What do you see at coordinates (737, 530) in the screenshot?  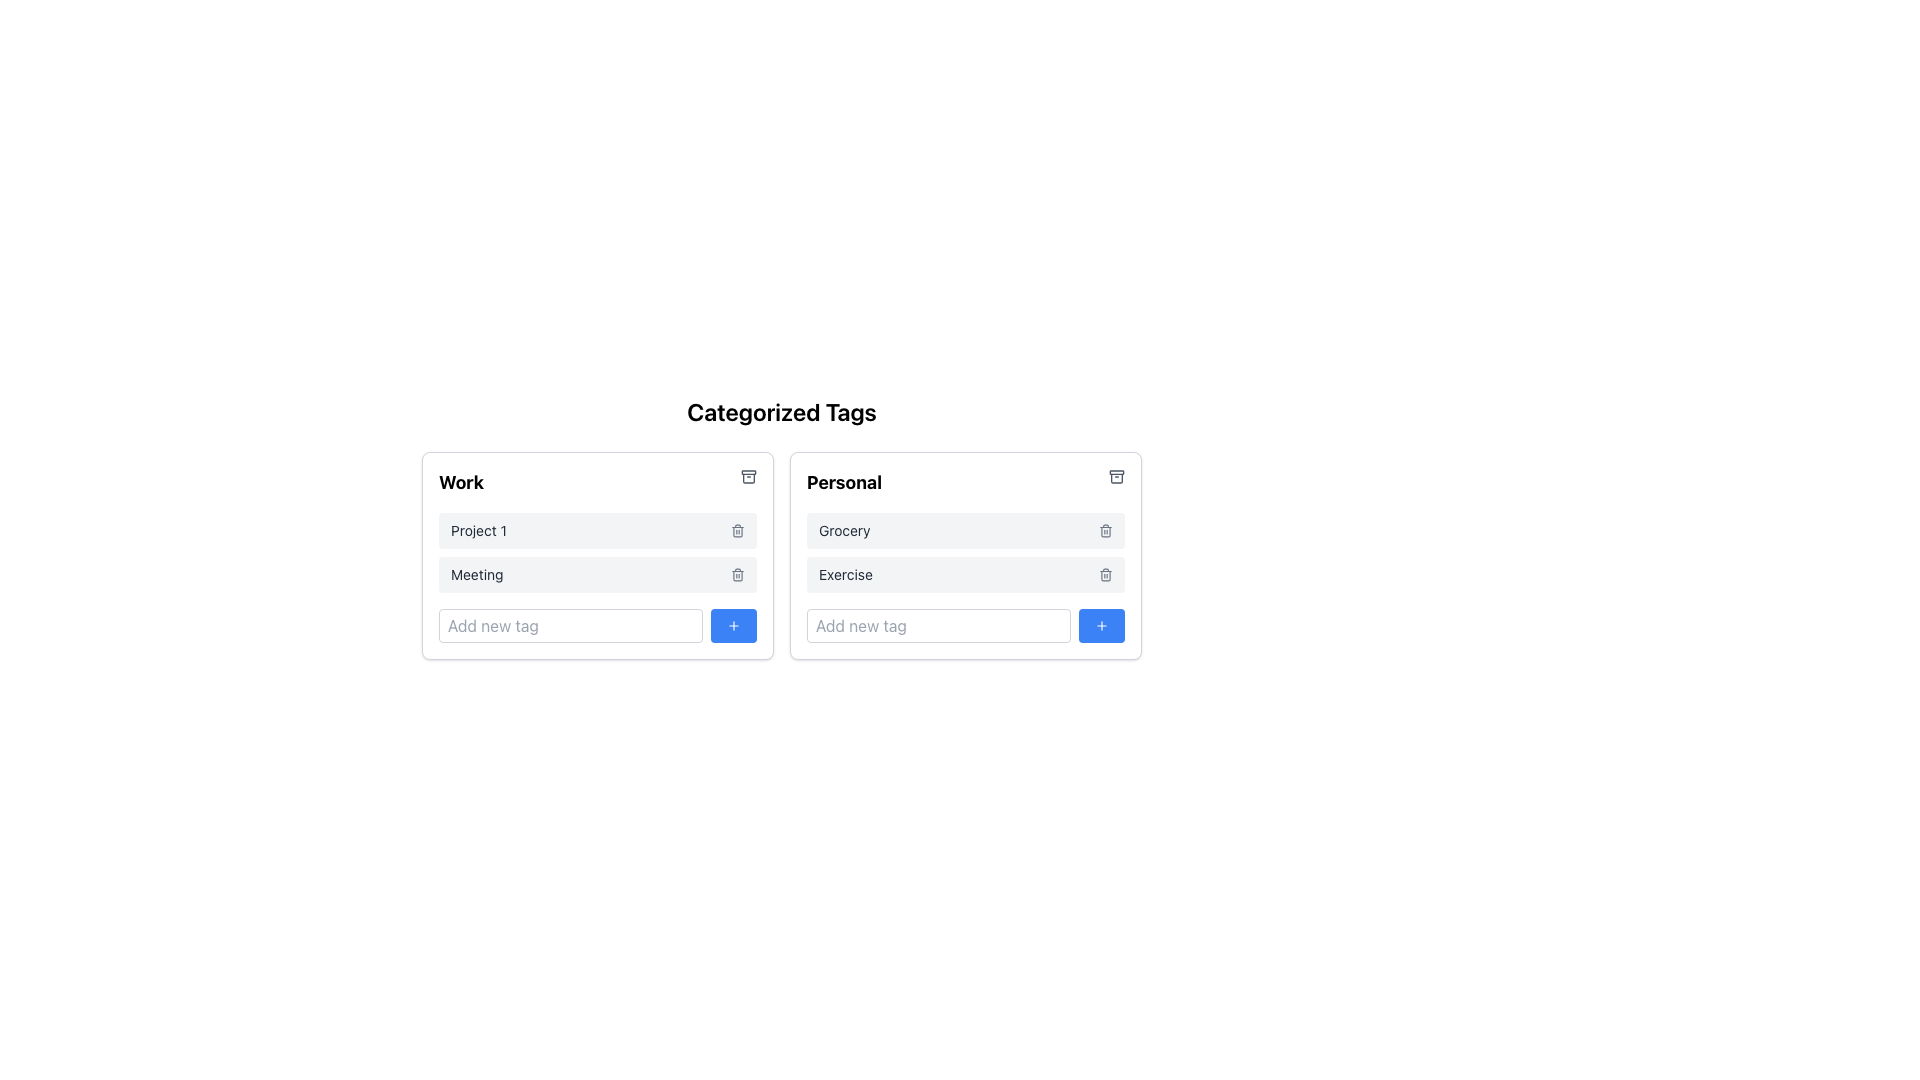 I see `the trash icon button located at the far right side of the row containing the text 'Project 1' in the 'Work' category` at bounding box center [737, 530].